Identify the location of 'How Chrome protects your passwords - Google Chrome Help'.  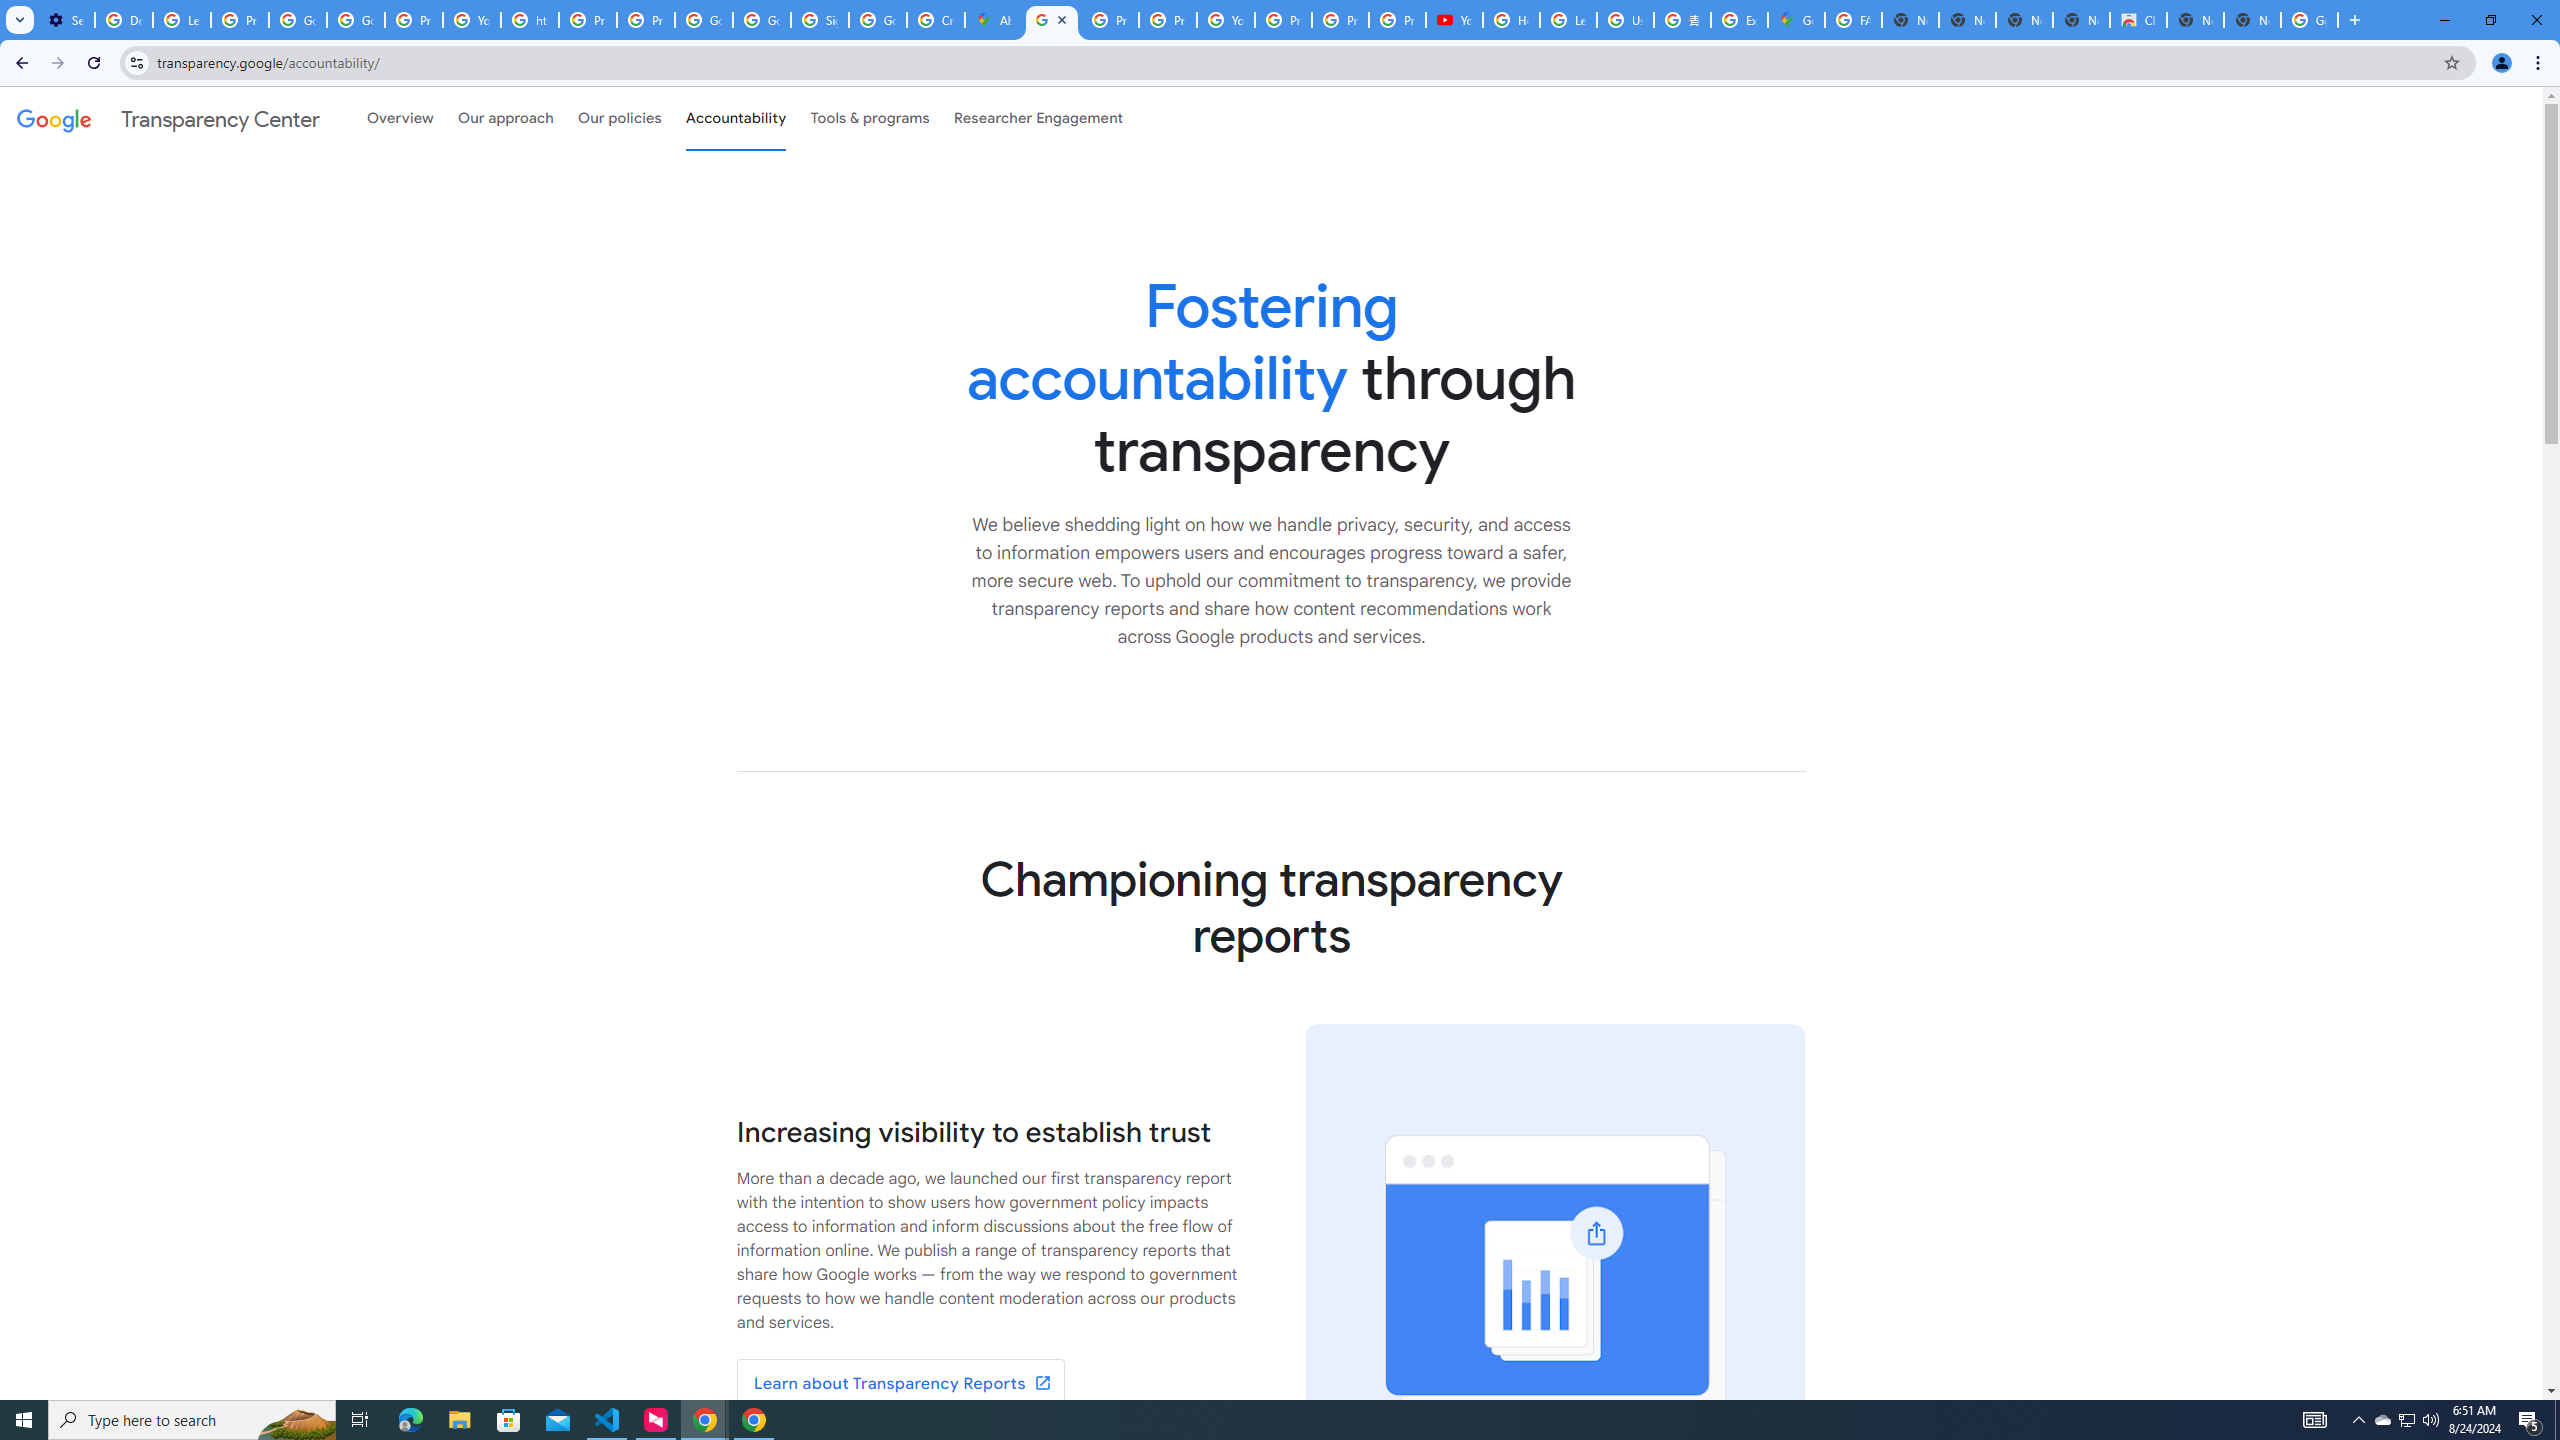
(1511, 19).